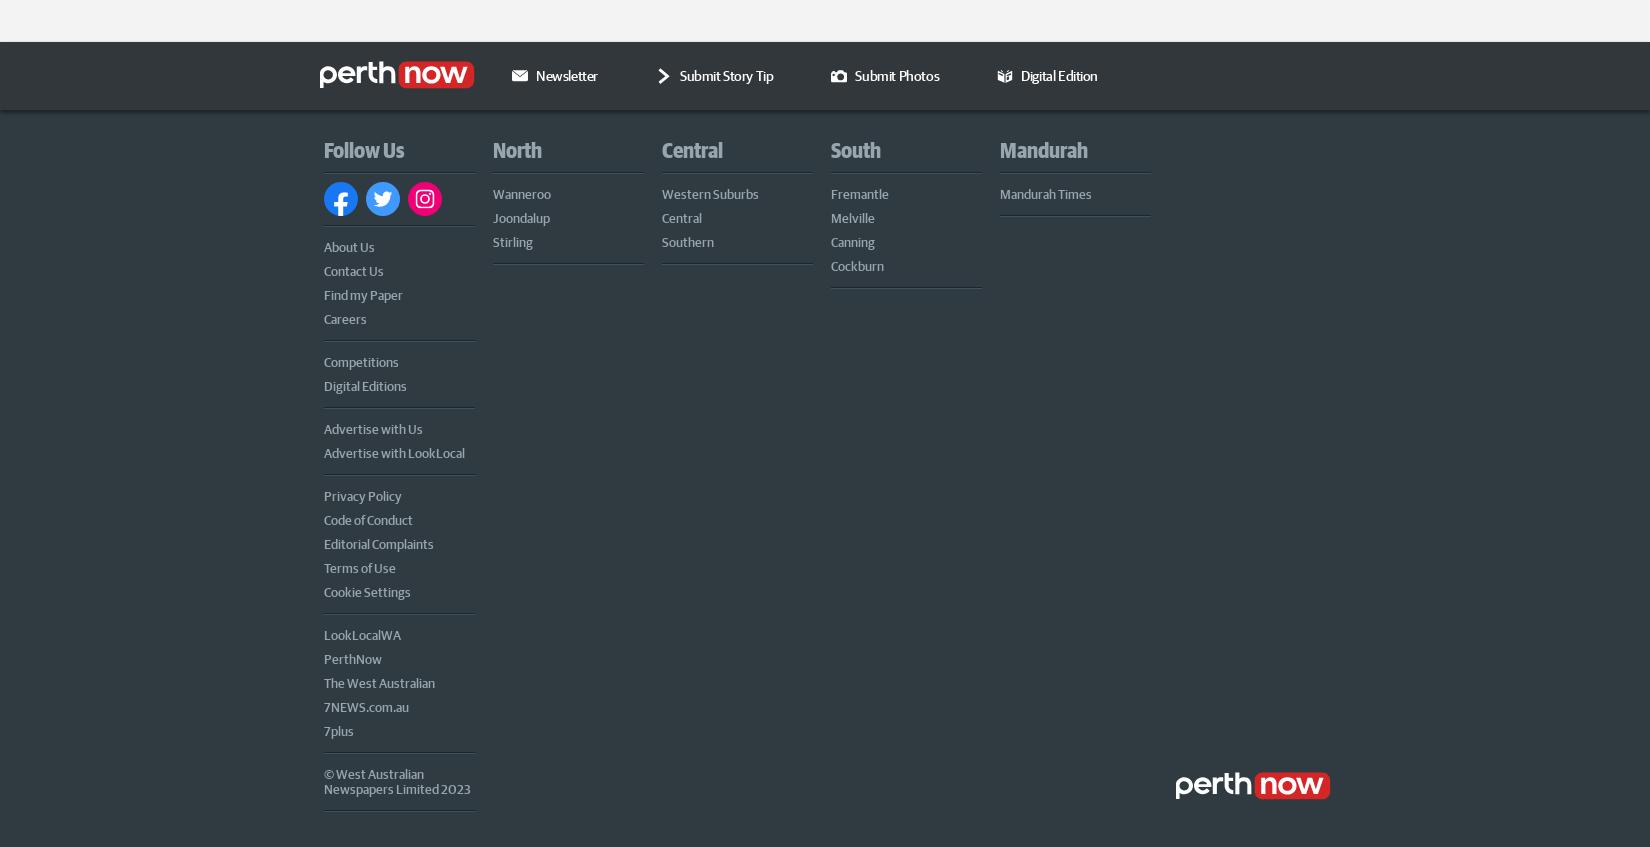 Image resolution: width=1650 pixels, height=847 pixels. Describe the element at coordinates (379, 540) in the screenshot. I see `'Editorial Complaints'` at that location.